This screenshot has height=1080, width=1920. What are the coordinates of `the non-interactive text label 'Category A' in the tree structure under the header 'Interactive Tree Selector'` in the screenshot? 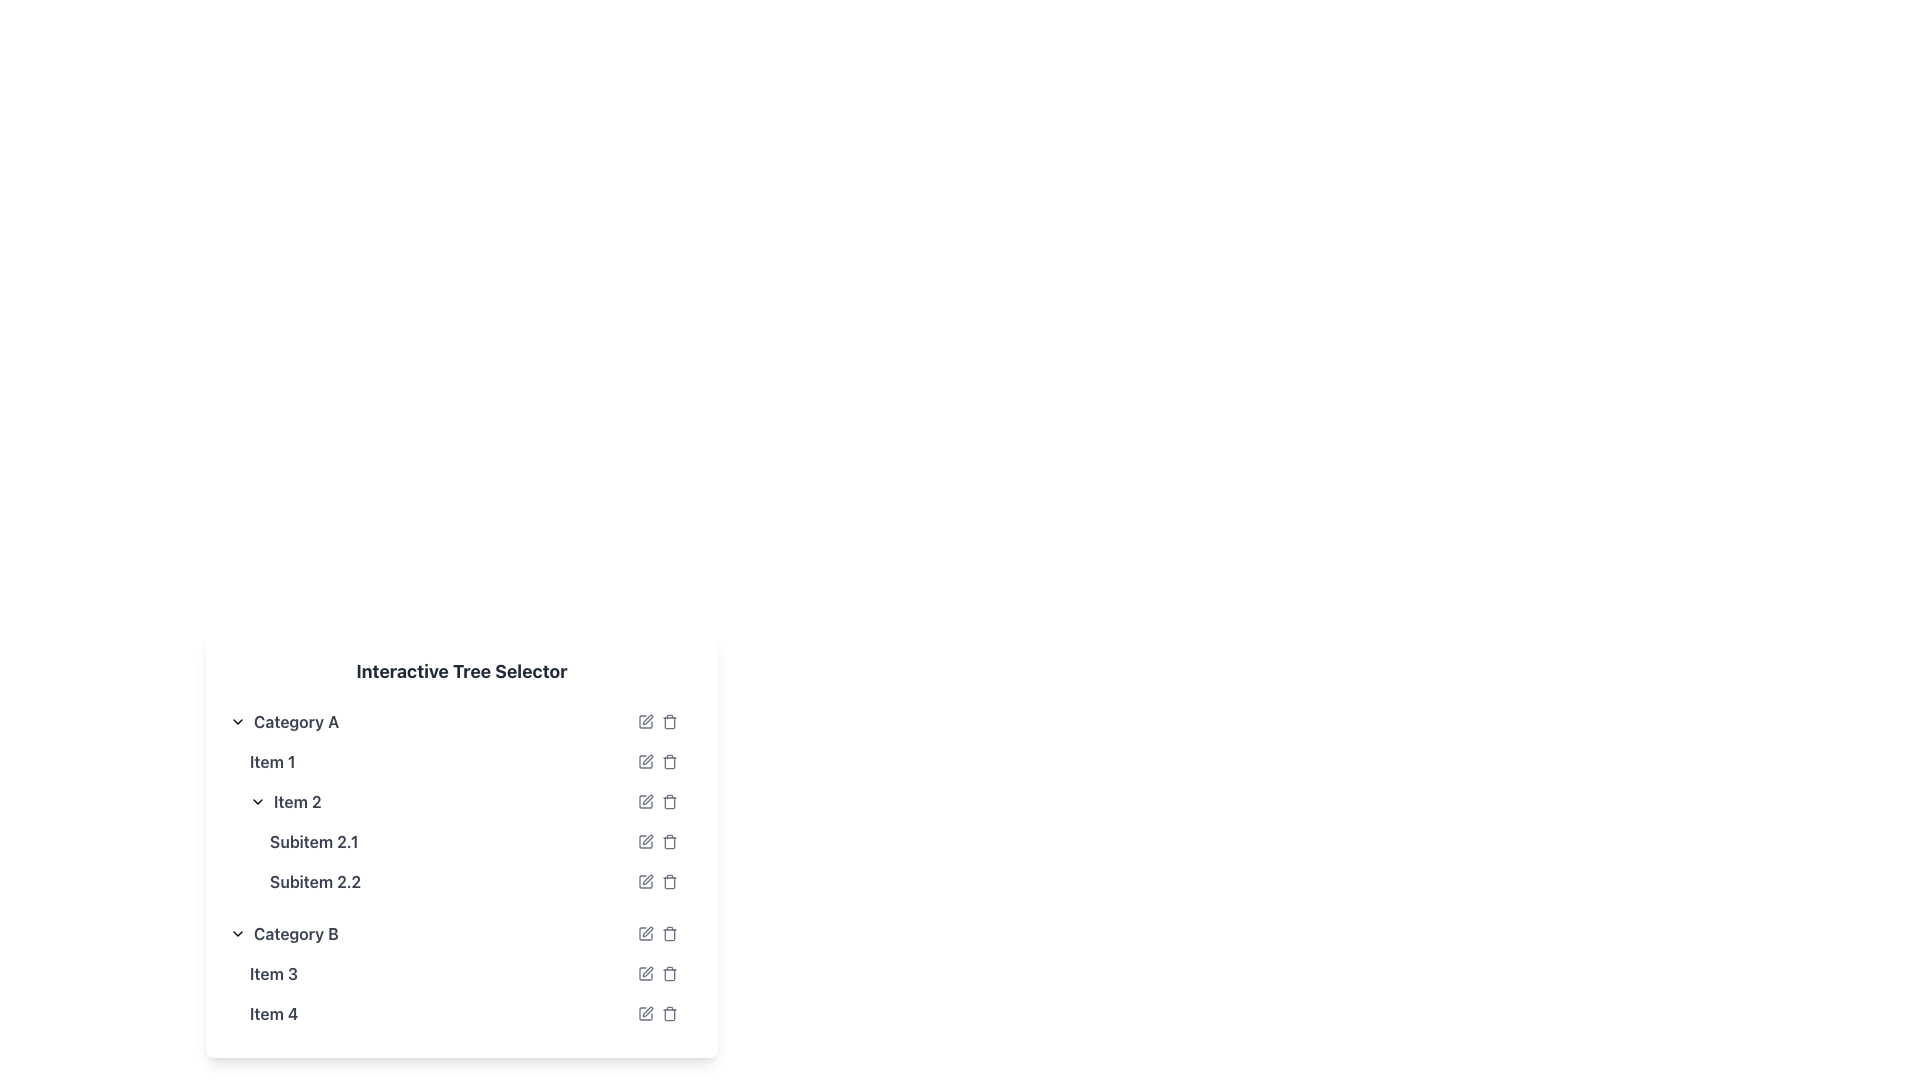 It's located at (295, 721).